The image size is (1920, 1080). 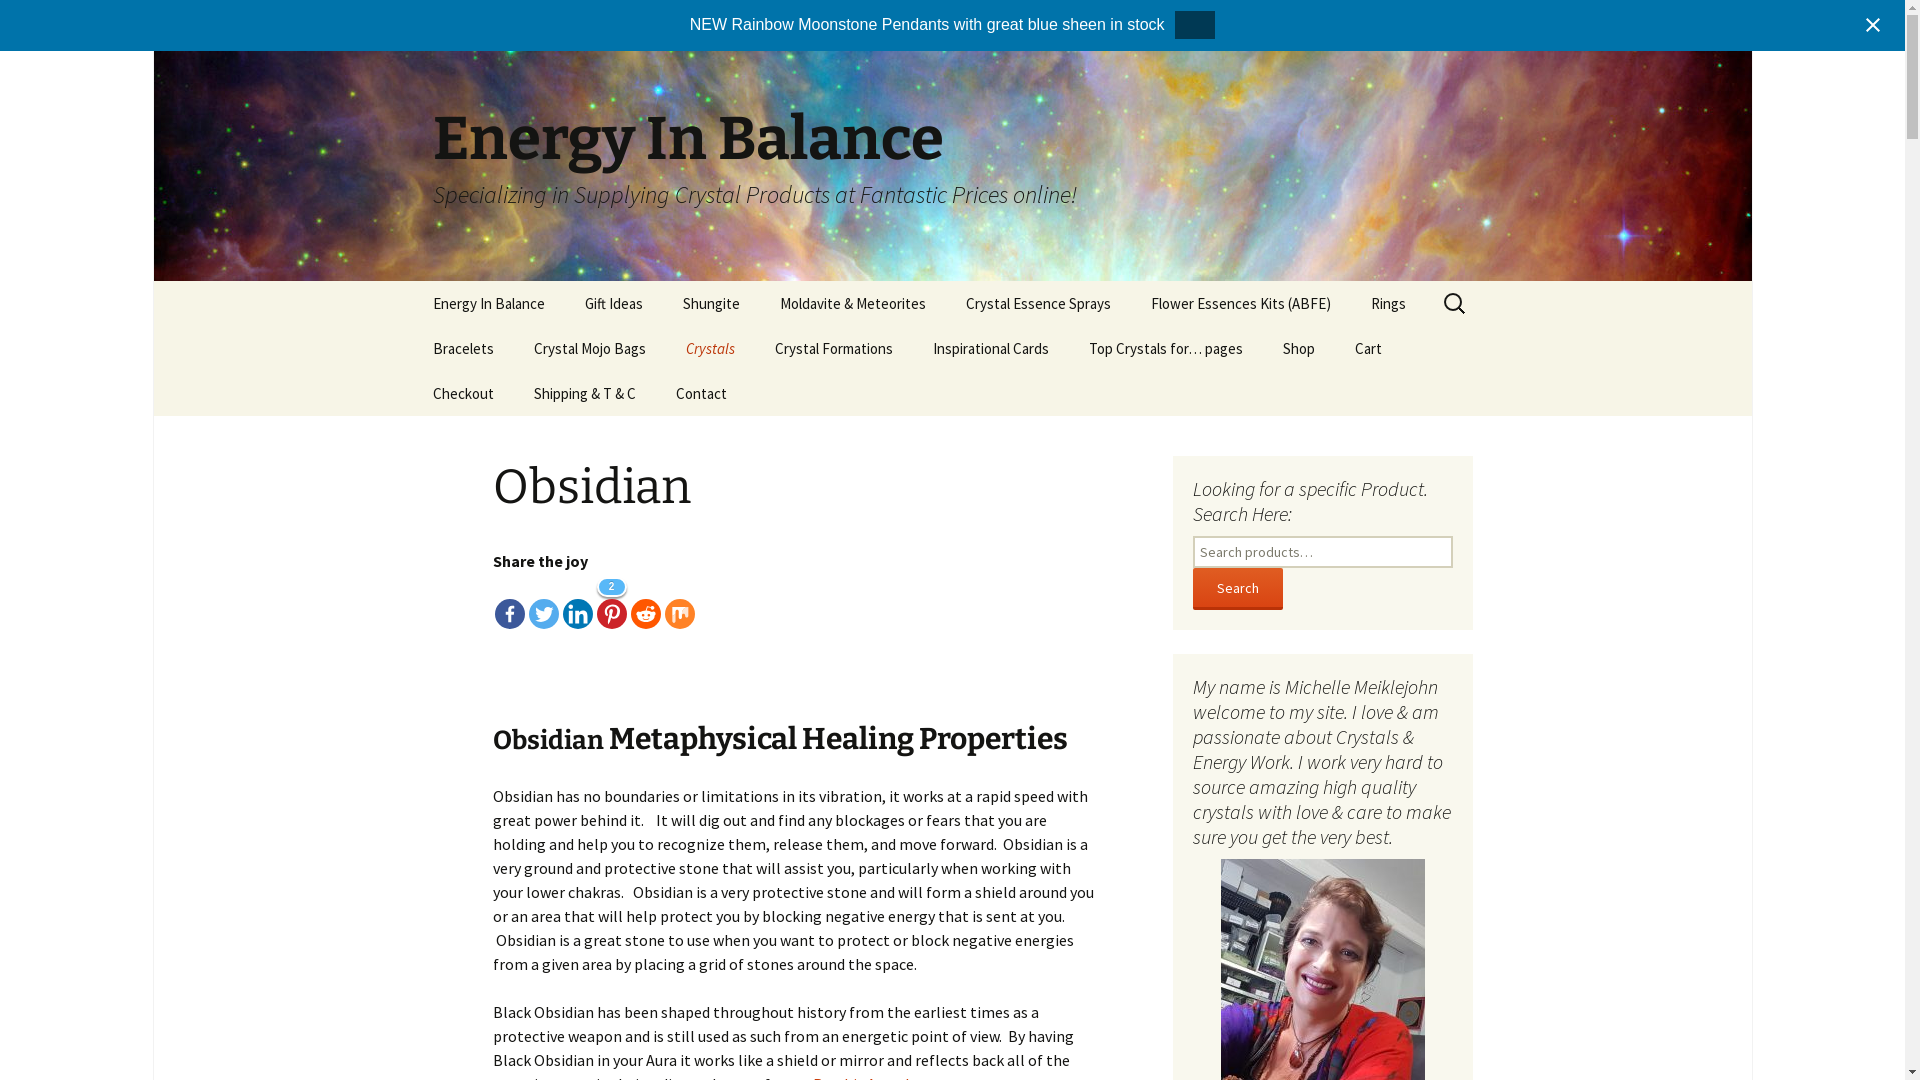 What do you see at coordinates (528, 600) in the screenshot?
I see `'Twitter'` at bounding box center [528, 600].